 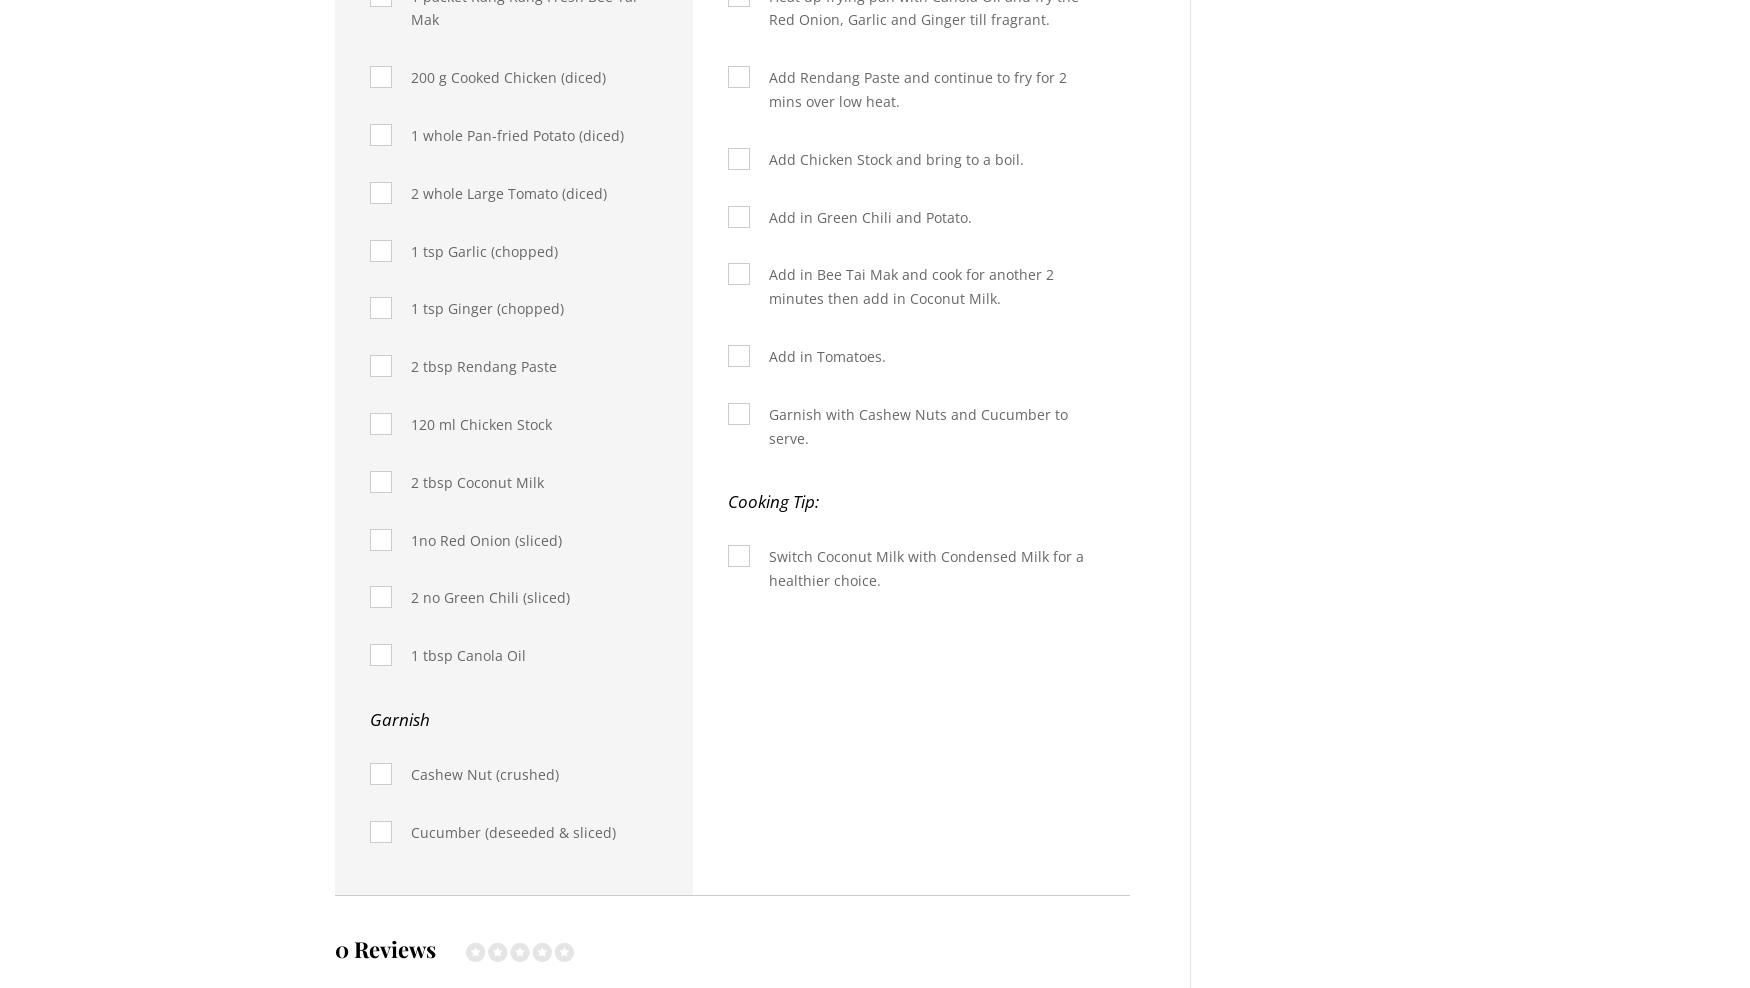 What do you see at coordinates (916, 424) in the screenshot?
I see `'Garnish with Cashew Nuts and Cucumber to serve.'` at bounding box center [916, 424].